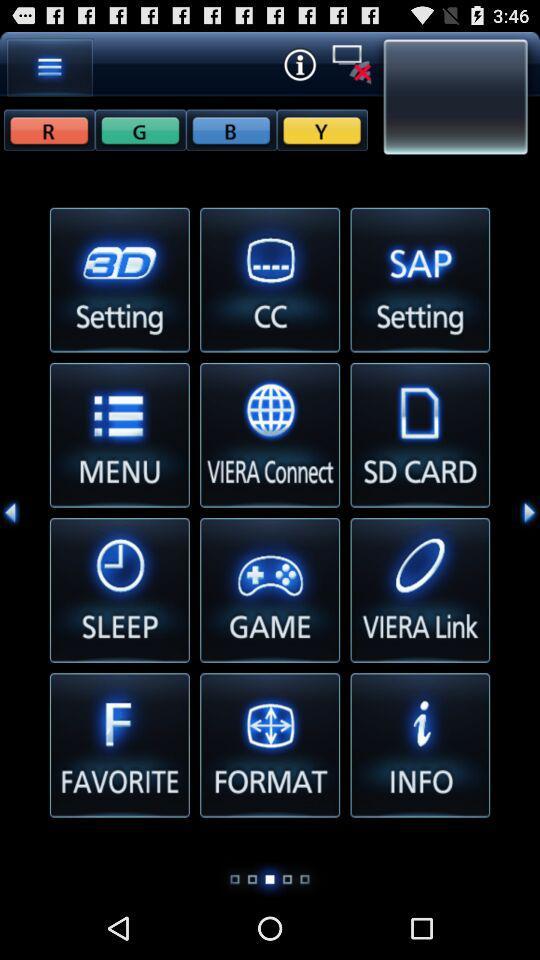  What do you see at coordinates (139, 137) in the screenshot?
I see `the facebook icon` at bounding box center [139, 137].